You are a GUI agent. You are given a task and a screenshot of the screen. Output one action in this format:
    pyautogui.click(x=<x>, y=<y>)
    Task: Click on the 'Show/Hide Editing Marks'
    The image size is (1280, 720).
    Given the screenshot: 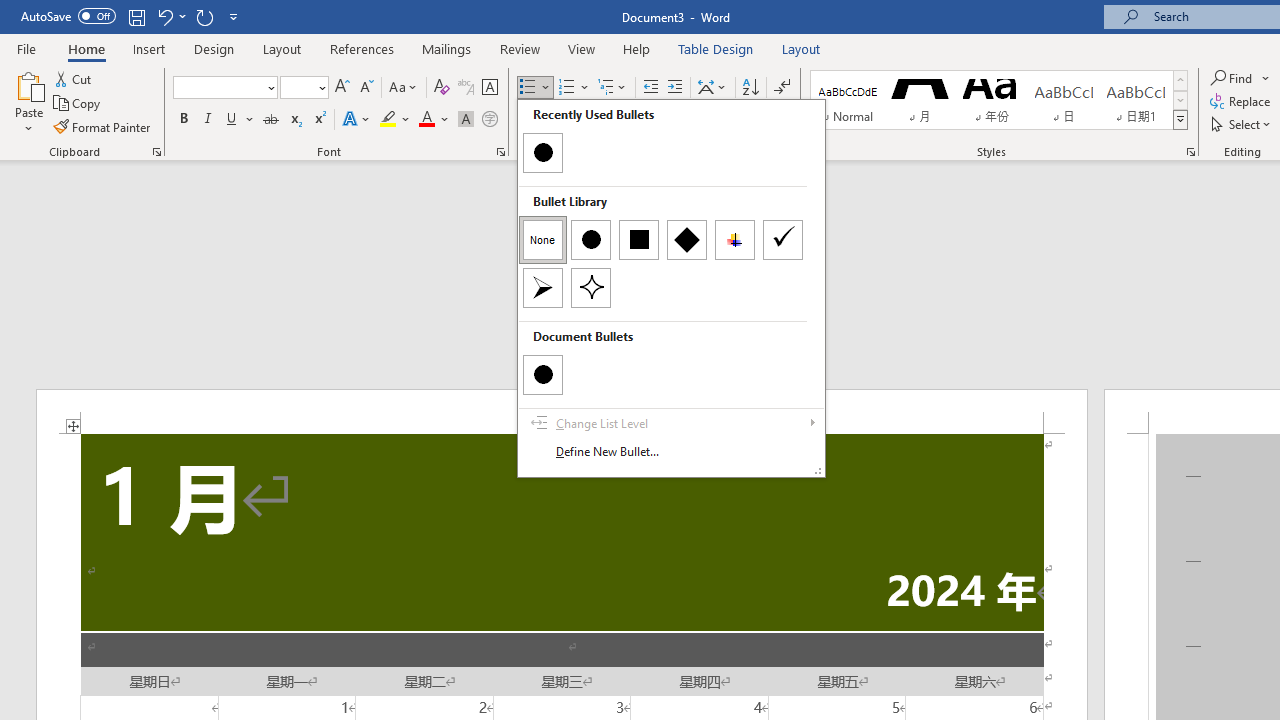 What is the action you would take?
    pyautogui.click(x=781, y=86)
    